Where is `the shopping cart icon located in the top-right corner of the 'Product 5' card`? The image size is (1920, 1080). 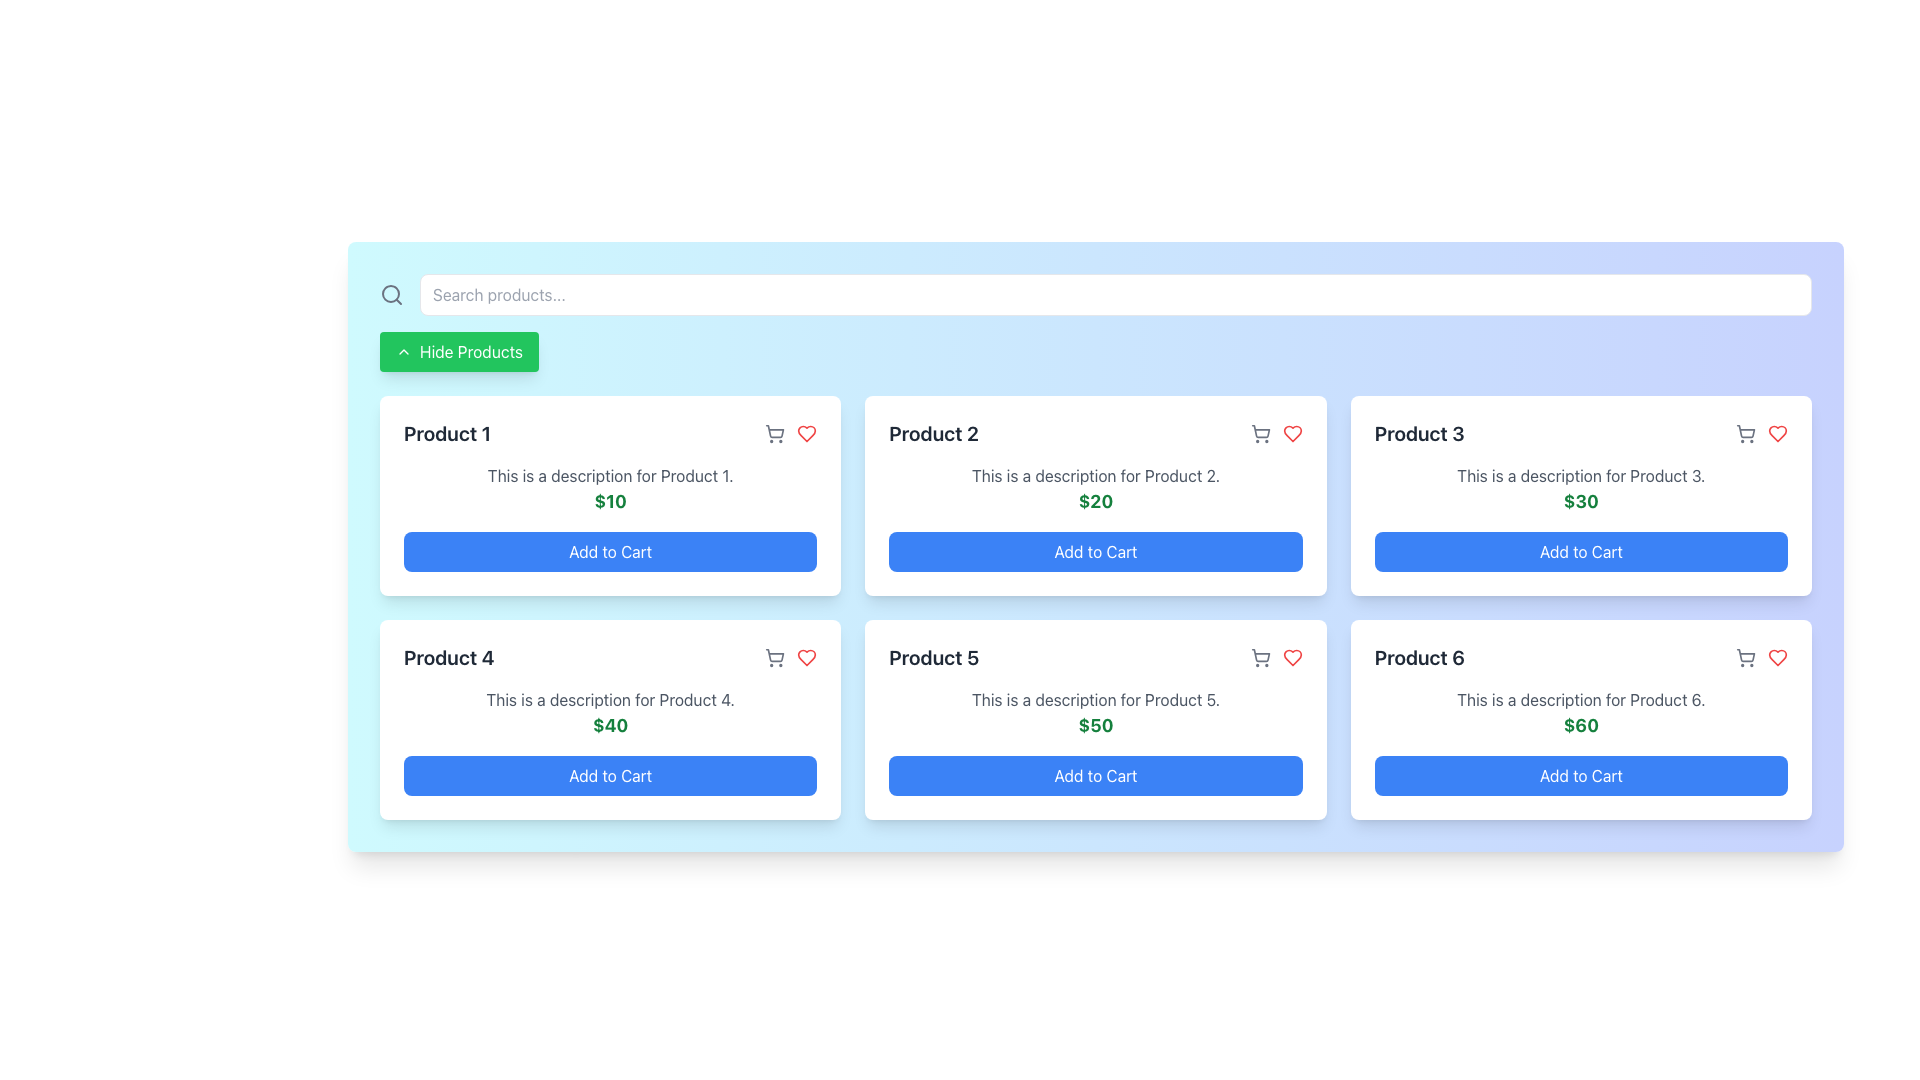
the shopping cart icon located in the top-right corner of the 'Product 5' card is located at coordinates (1275, 658).